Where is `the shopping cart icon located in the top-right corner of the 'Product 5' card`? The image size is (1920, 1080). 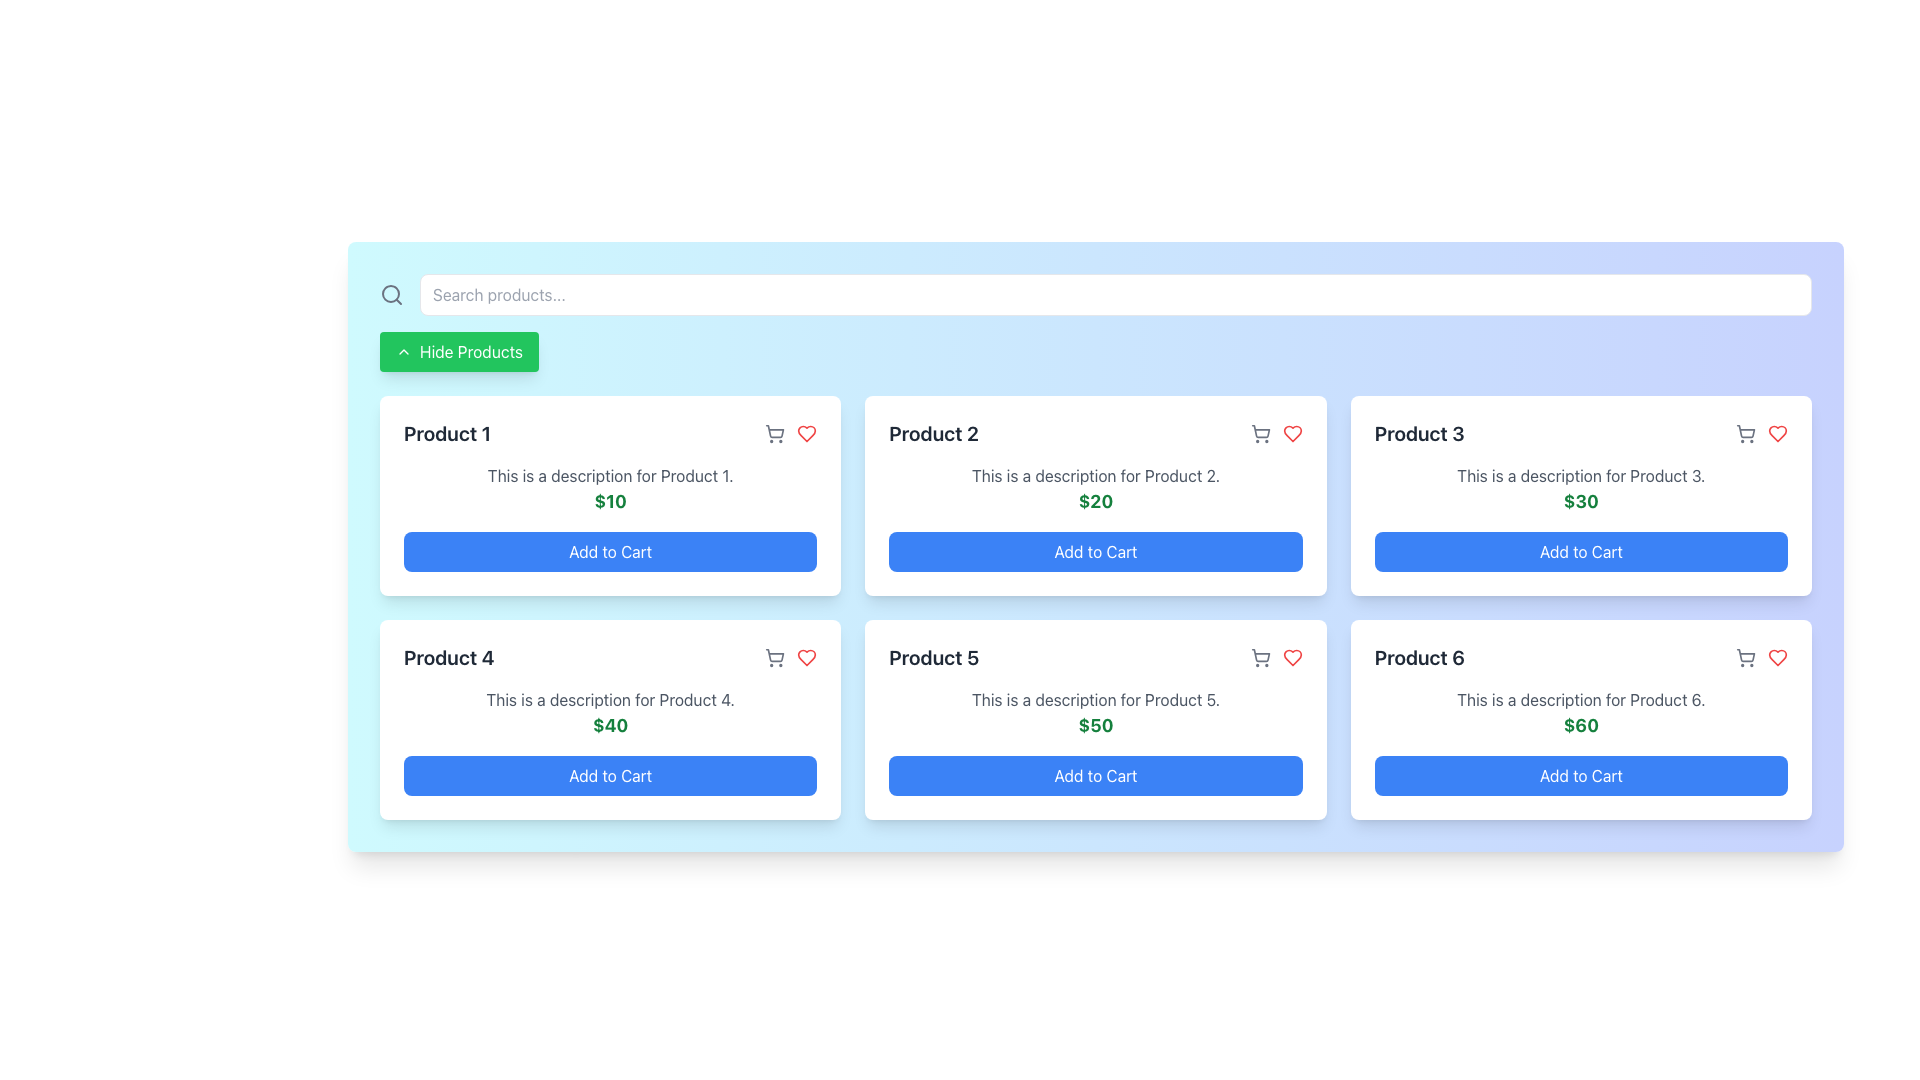
the shopping cart icon located in the top-right corner of the 'Product 5' card is located at coordinates (1275, 658).